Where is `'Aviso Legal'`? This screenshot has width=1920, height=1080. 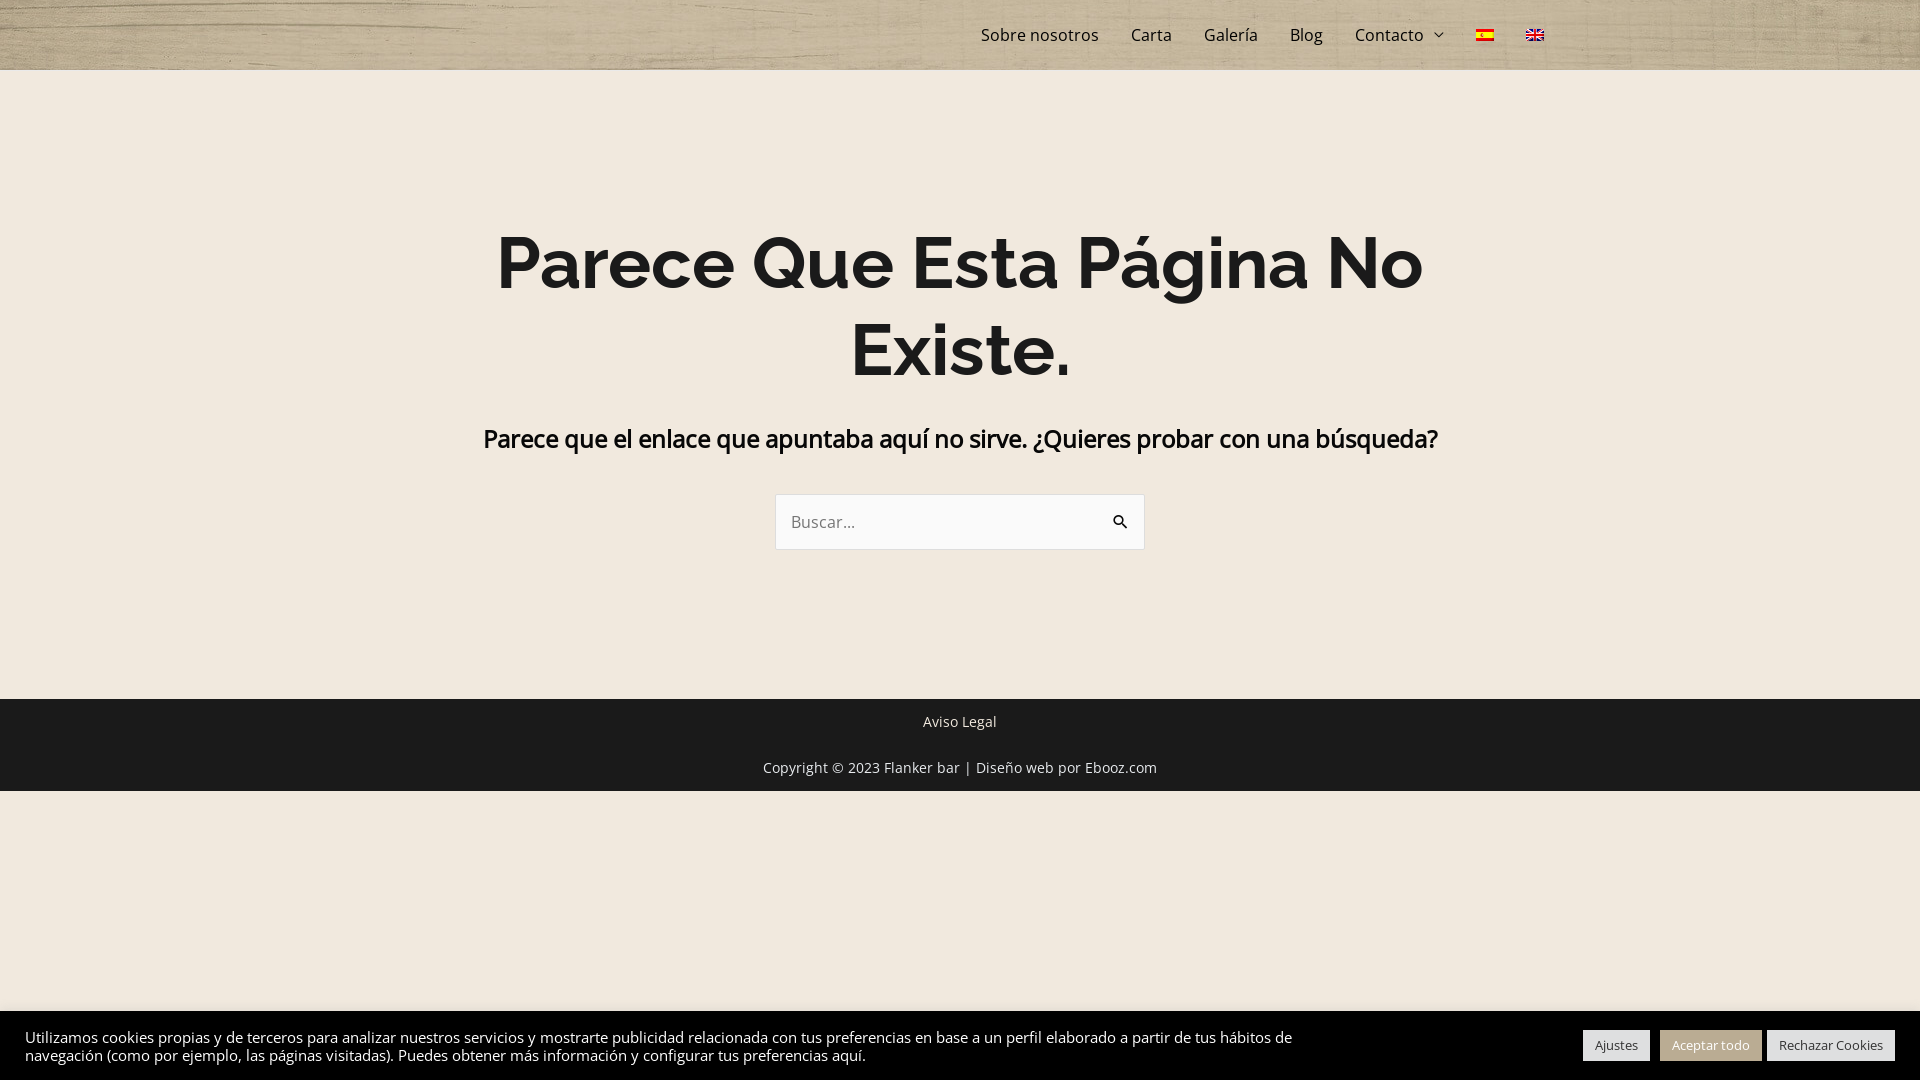 'Aviso Legal' is located at coordinates (921, 721).